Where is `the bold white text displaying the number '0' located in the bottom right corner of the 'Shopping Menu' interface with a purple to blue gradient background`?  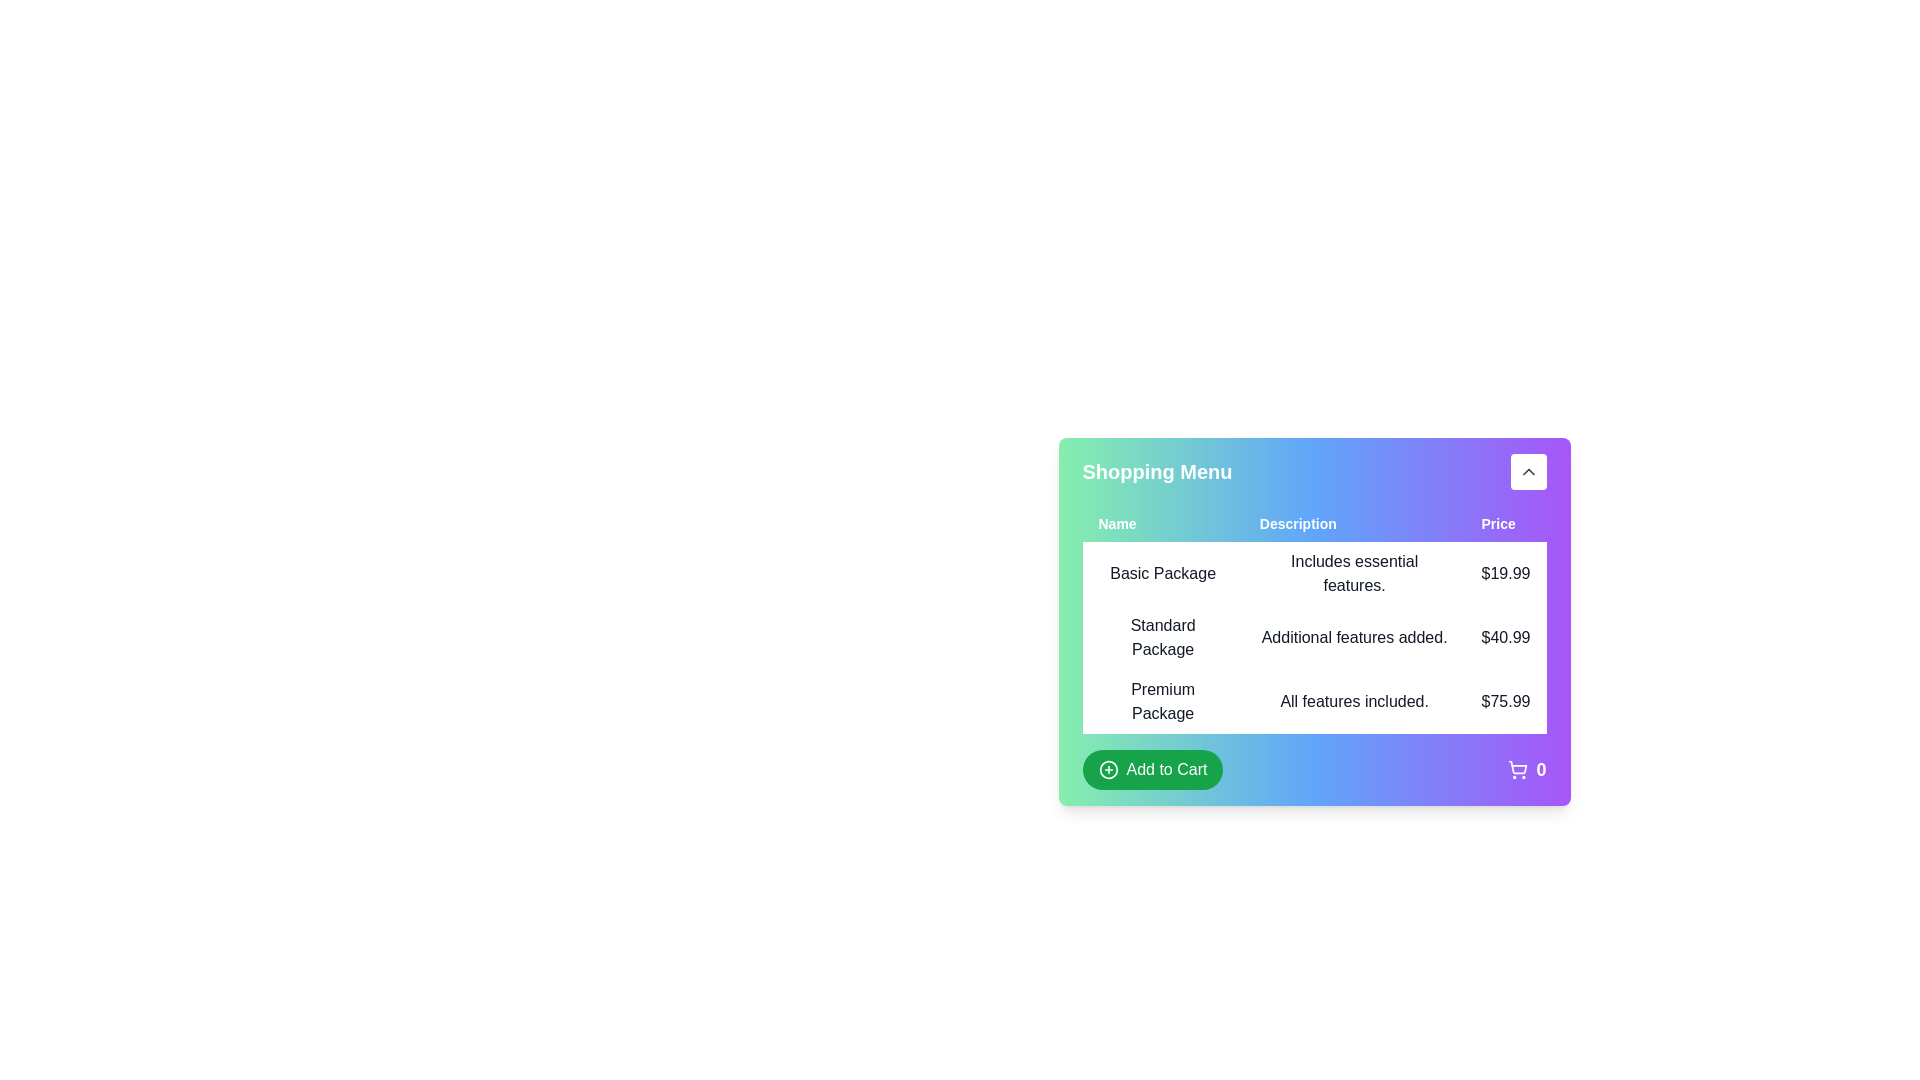 the bold white text displaying the number '0' located in the bottom right corner of the 'Shopping Menu' interface with a purple to blue gradient background is located at coordinates (1540, 769).